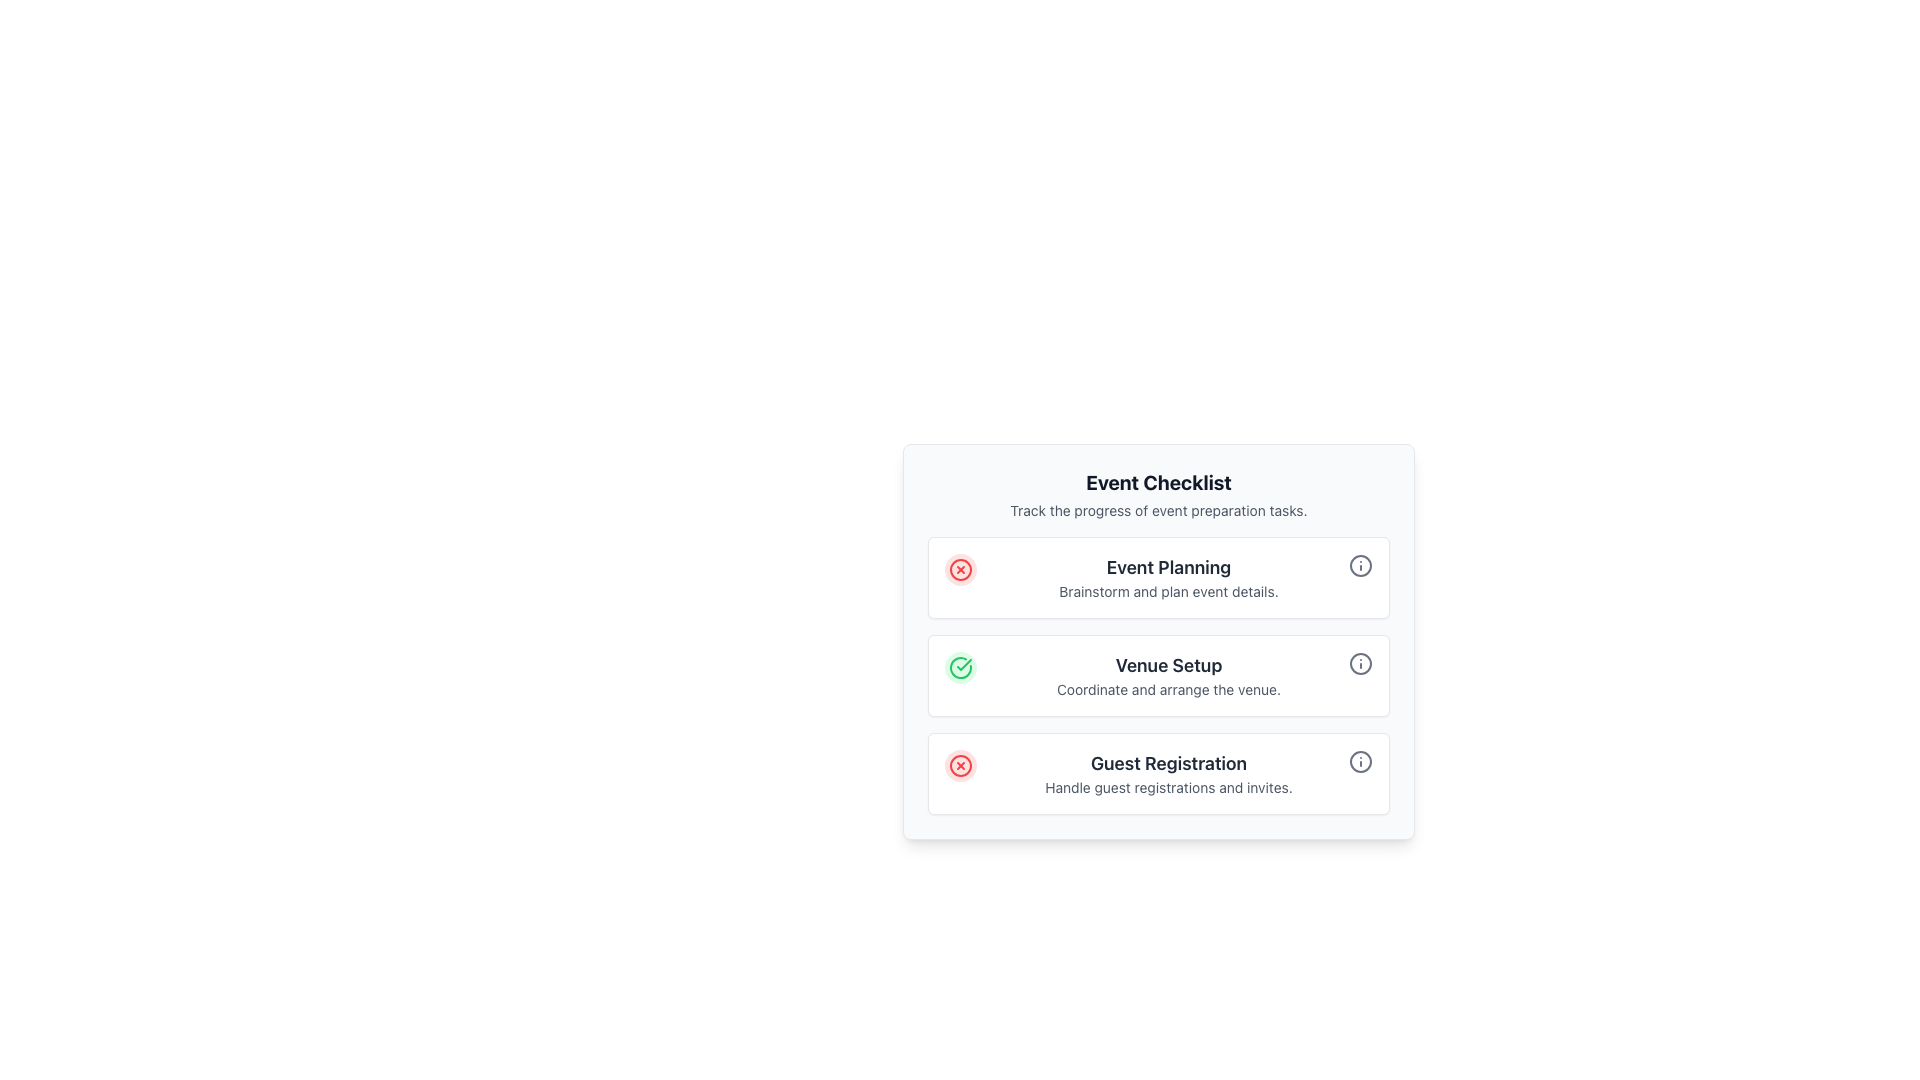 The width and height of the screenshot is (1920, 1080). Describe the element at coordinates (1169, 590) in the screenshot. I see `the descriptive text element located under the 'Event Planning' section, which provides information about the actions involved in the task` at that location.